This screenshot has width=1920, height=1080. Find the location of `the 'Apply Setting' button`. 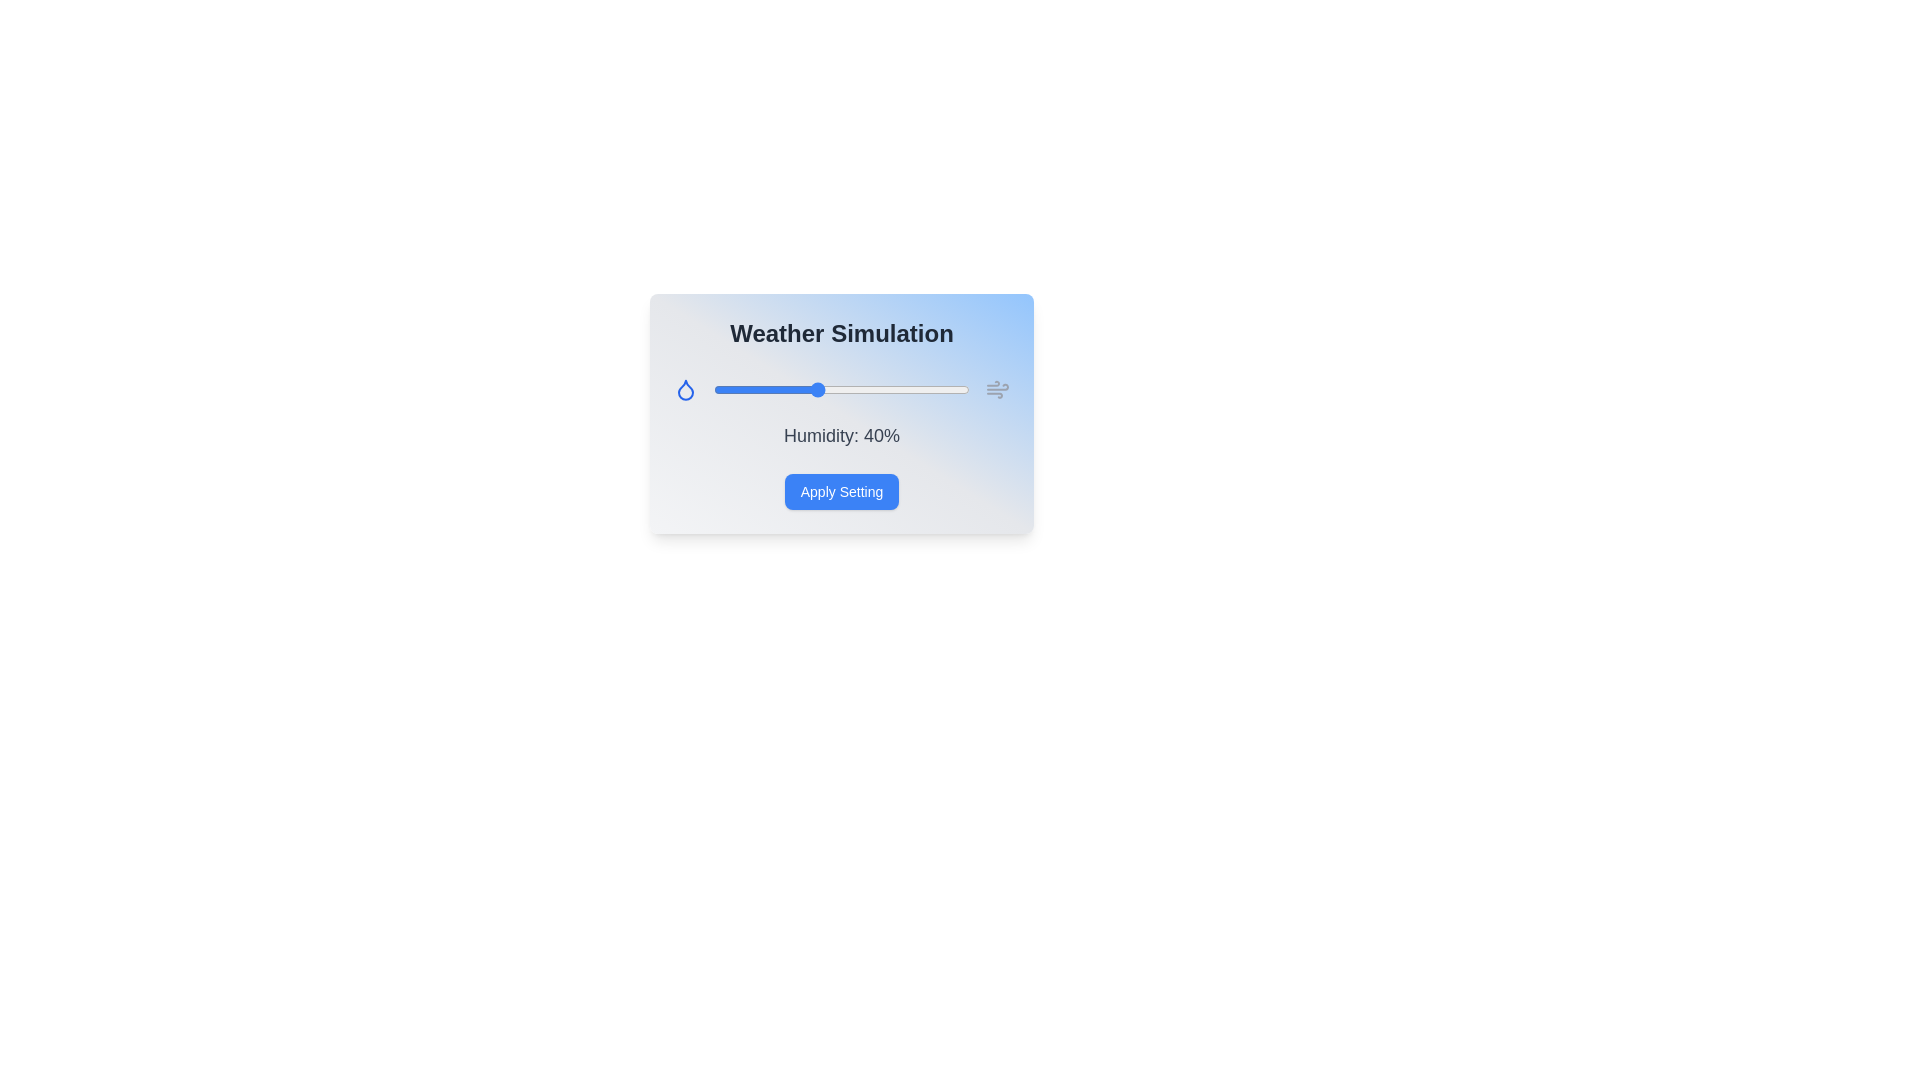

the 'Apply Setting' button is located at coordinates (841, 492).